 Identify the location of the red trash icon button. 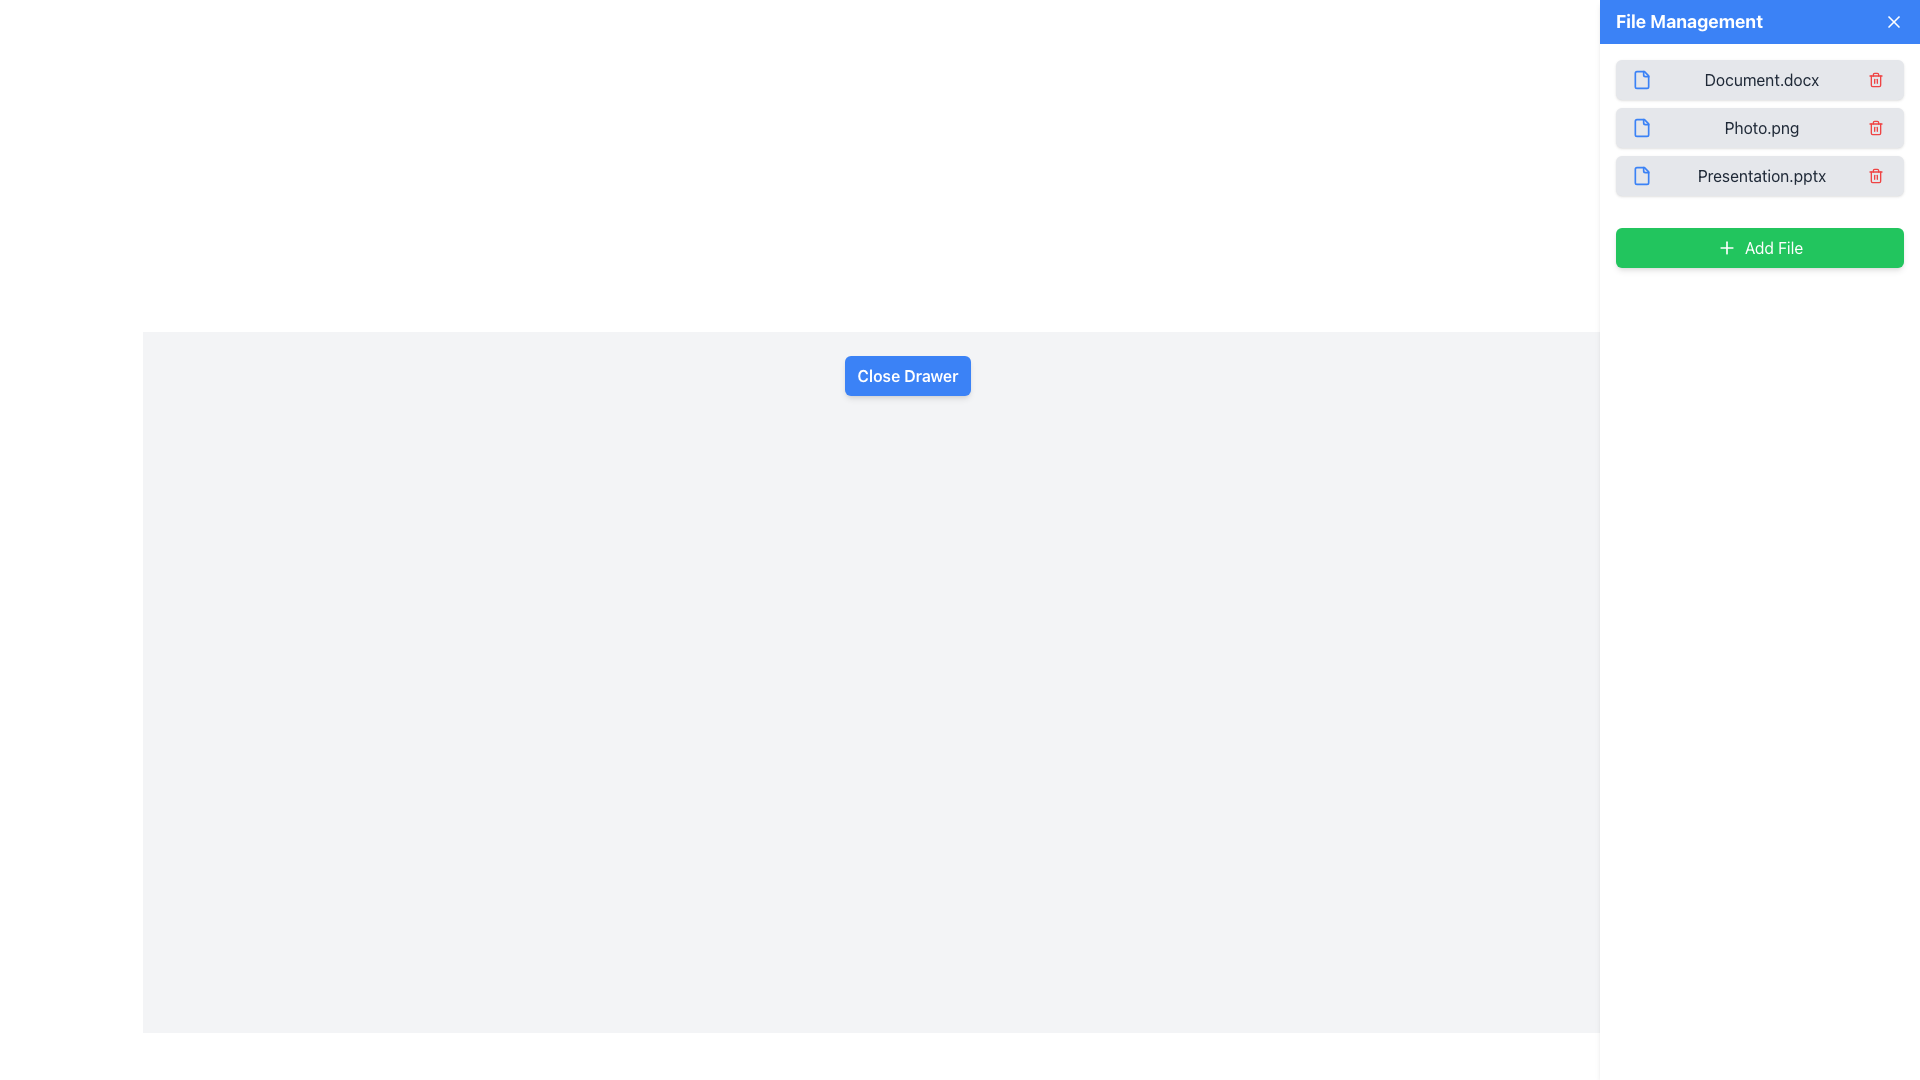
(1875, 127).